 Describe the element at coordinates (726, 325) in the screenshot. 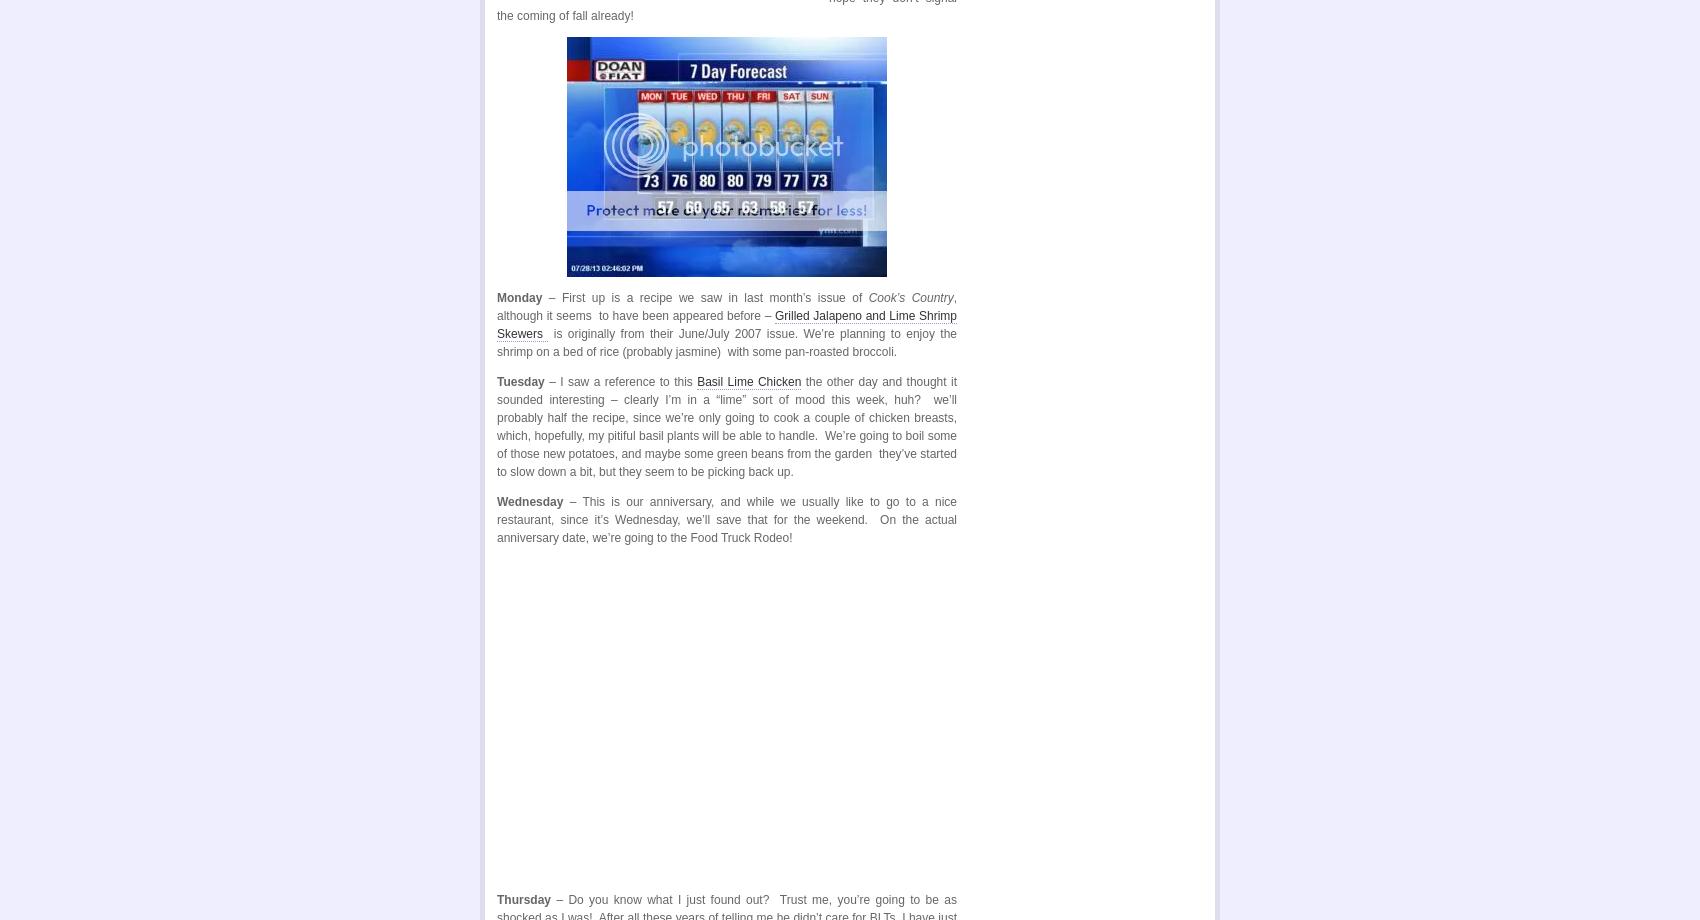

I see `'Grilled Jalapeno and Lime Shrimp Skewers'` at that location.